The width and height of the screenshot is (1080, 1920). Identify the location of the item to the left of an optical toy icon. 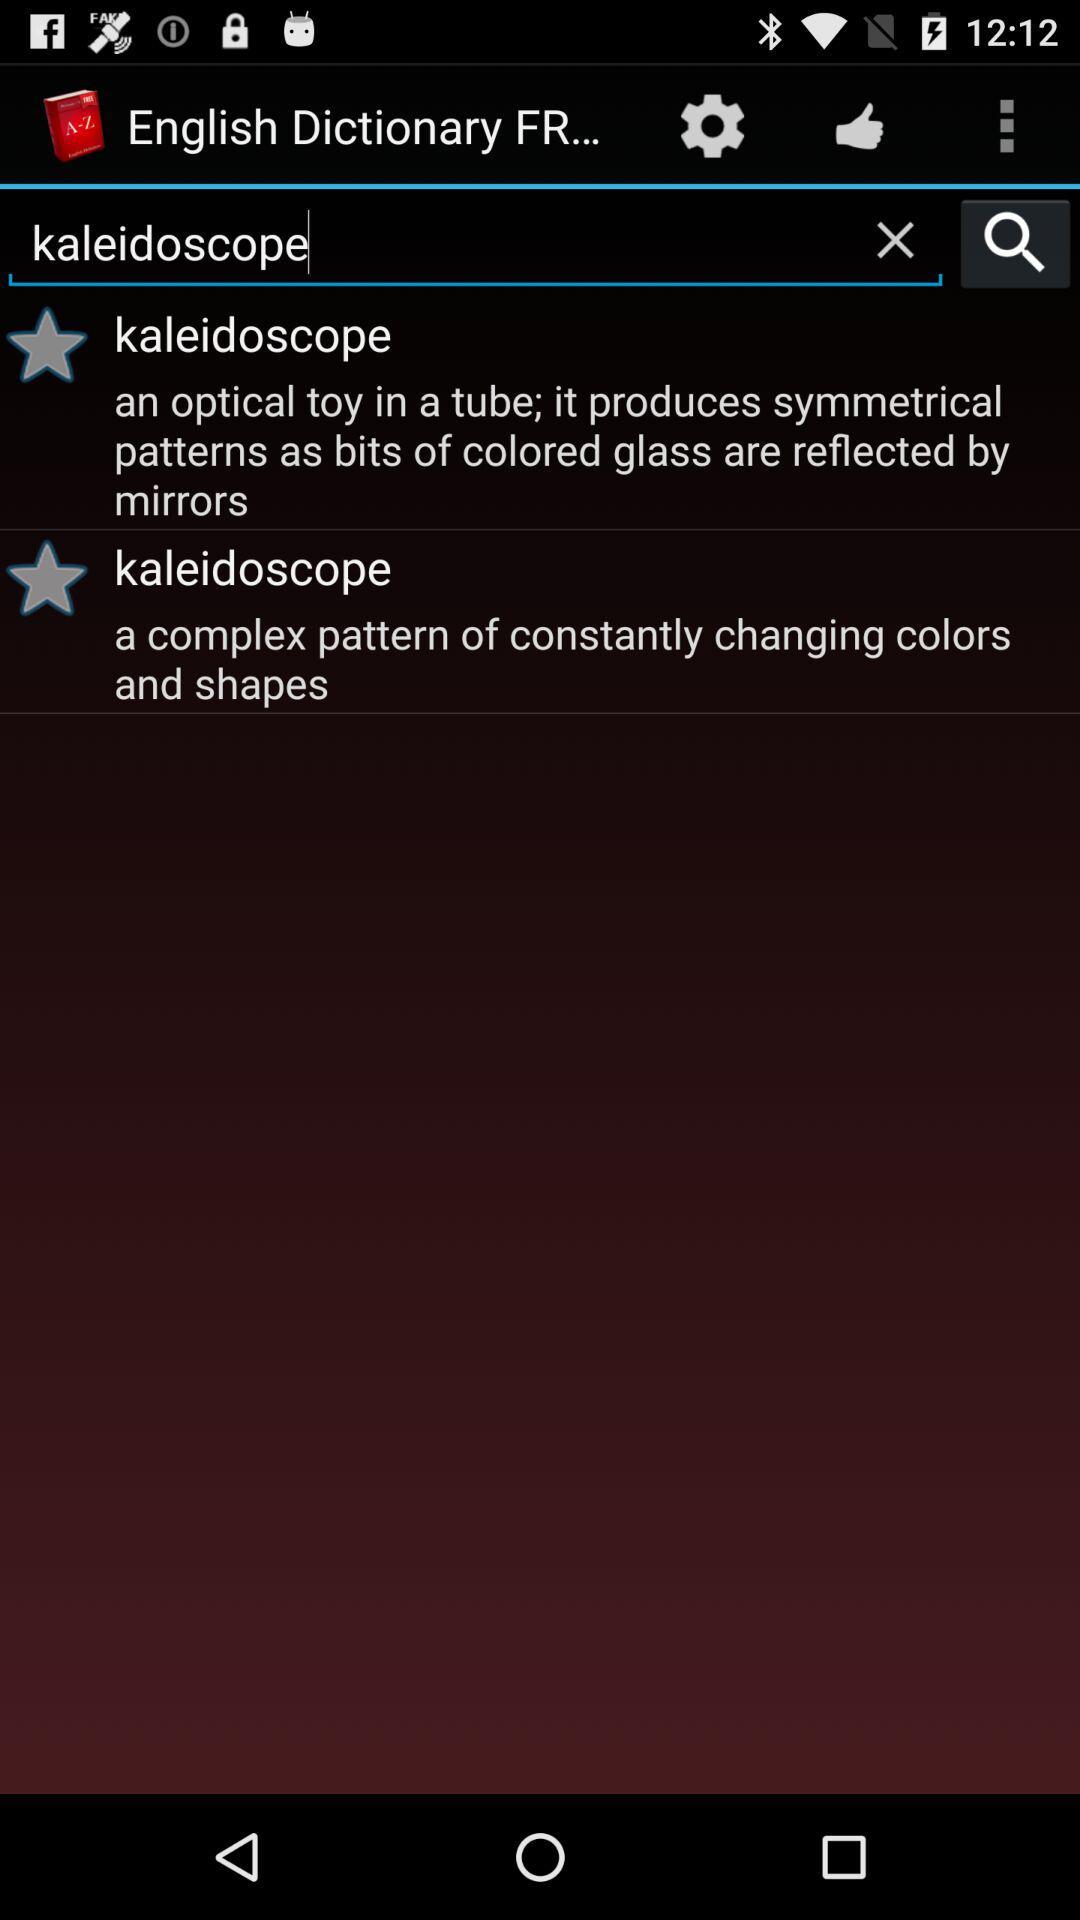
(53, 576).